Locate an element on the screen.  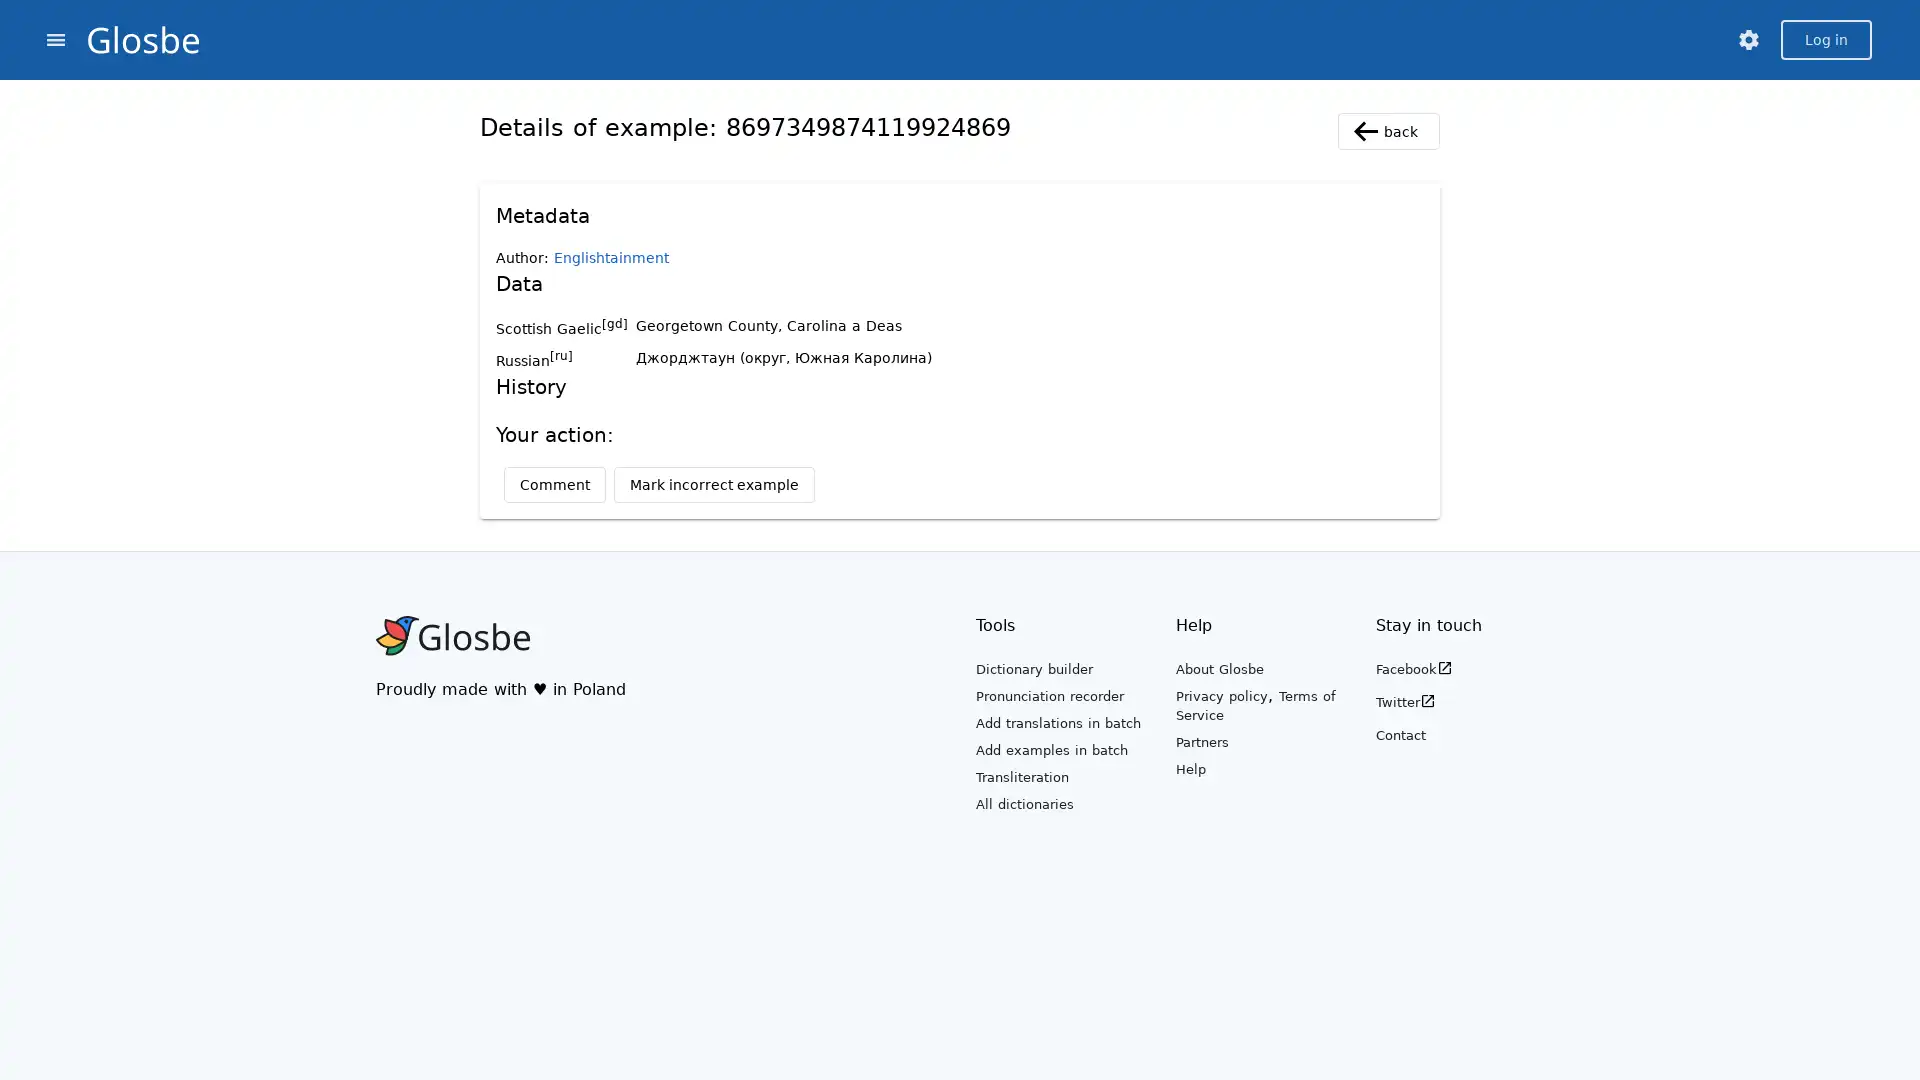
back is located at coordinates (1387, 131).